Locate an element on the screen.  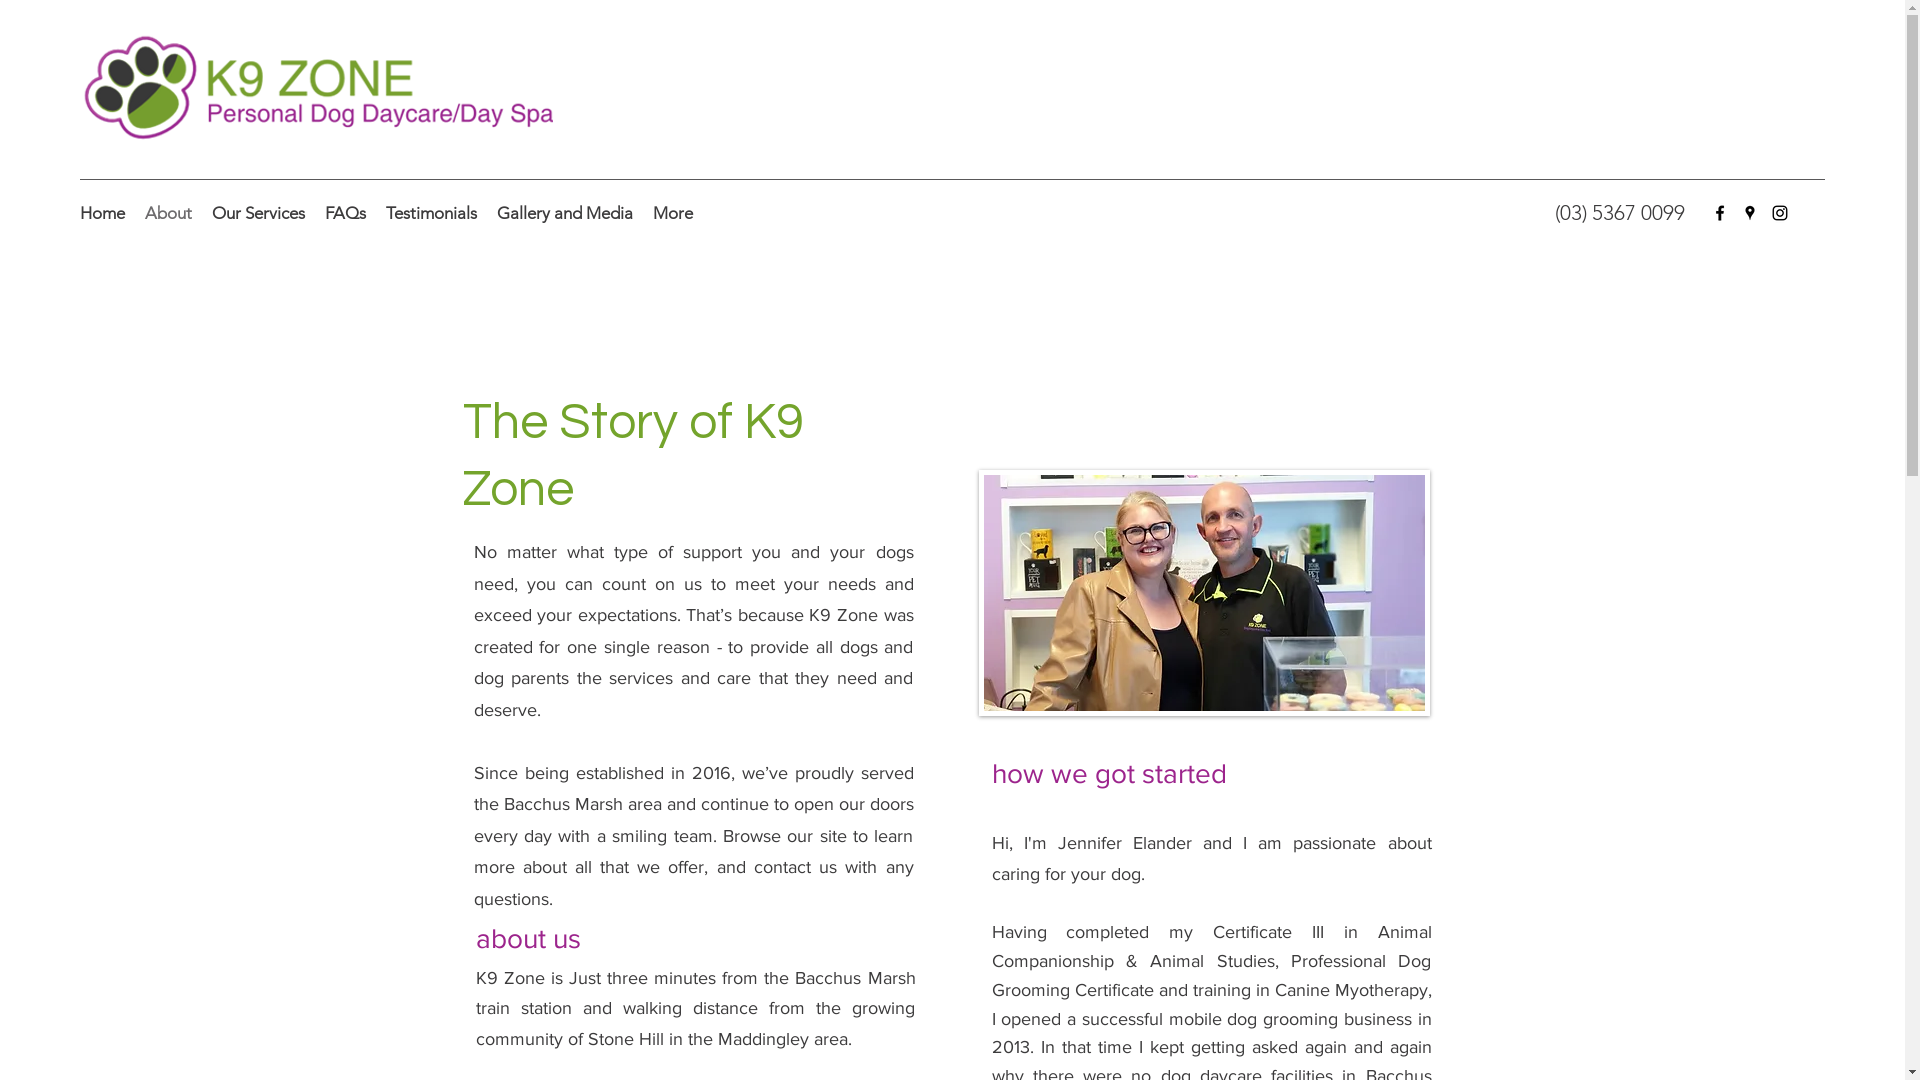
'FAQs' is located at coordinates (345, 212).